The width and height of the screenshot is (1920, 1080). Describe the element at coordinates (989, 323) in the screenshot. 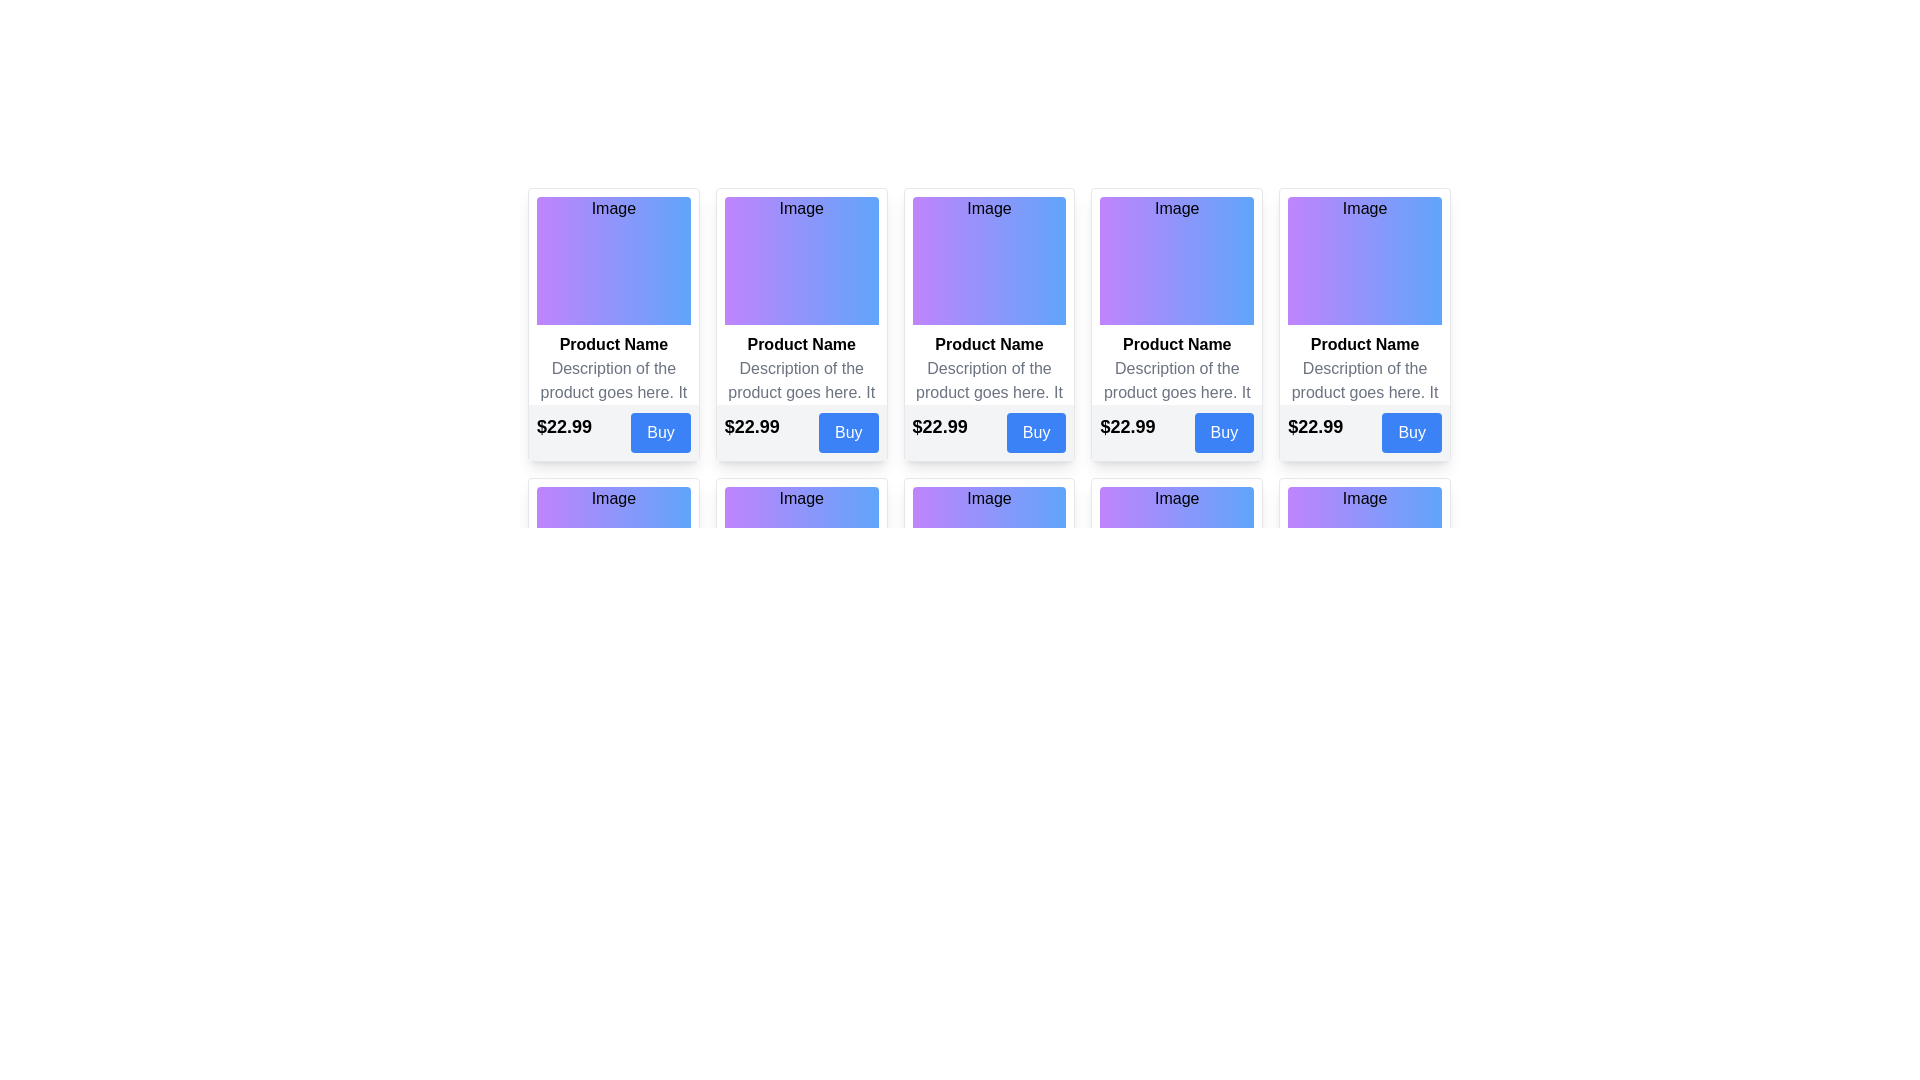

I see `the informational card that provides a preview of a product, which is the second card in a horizontal lineup, centrally aligned with an image above and a pricing label below` at that location.